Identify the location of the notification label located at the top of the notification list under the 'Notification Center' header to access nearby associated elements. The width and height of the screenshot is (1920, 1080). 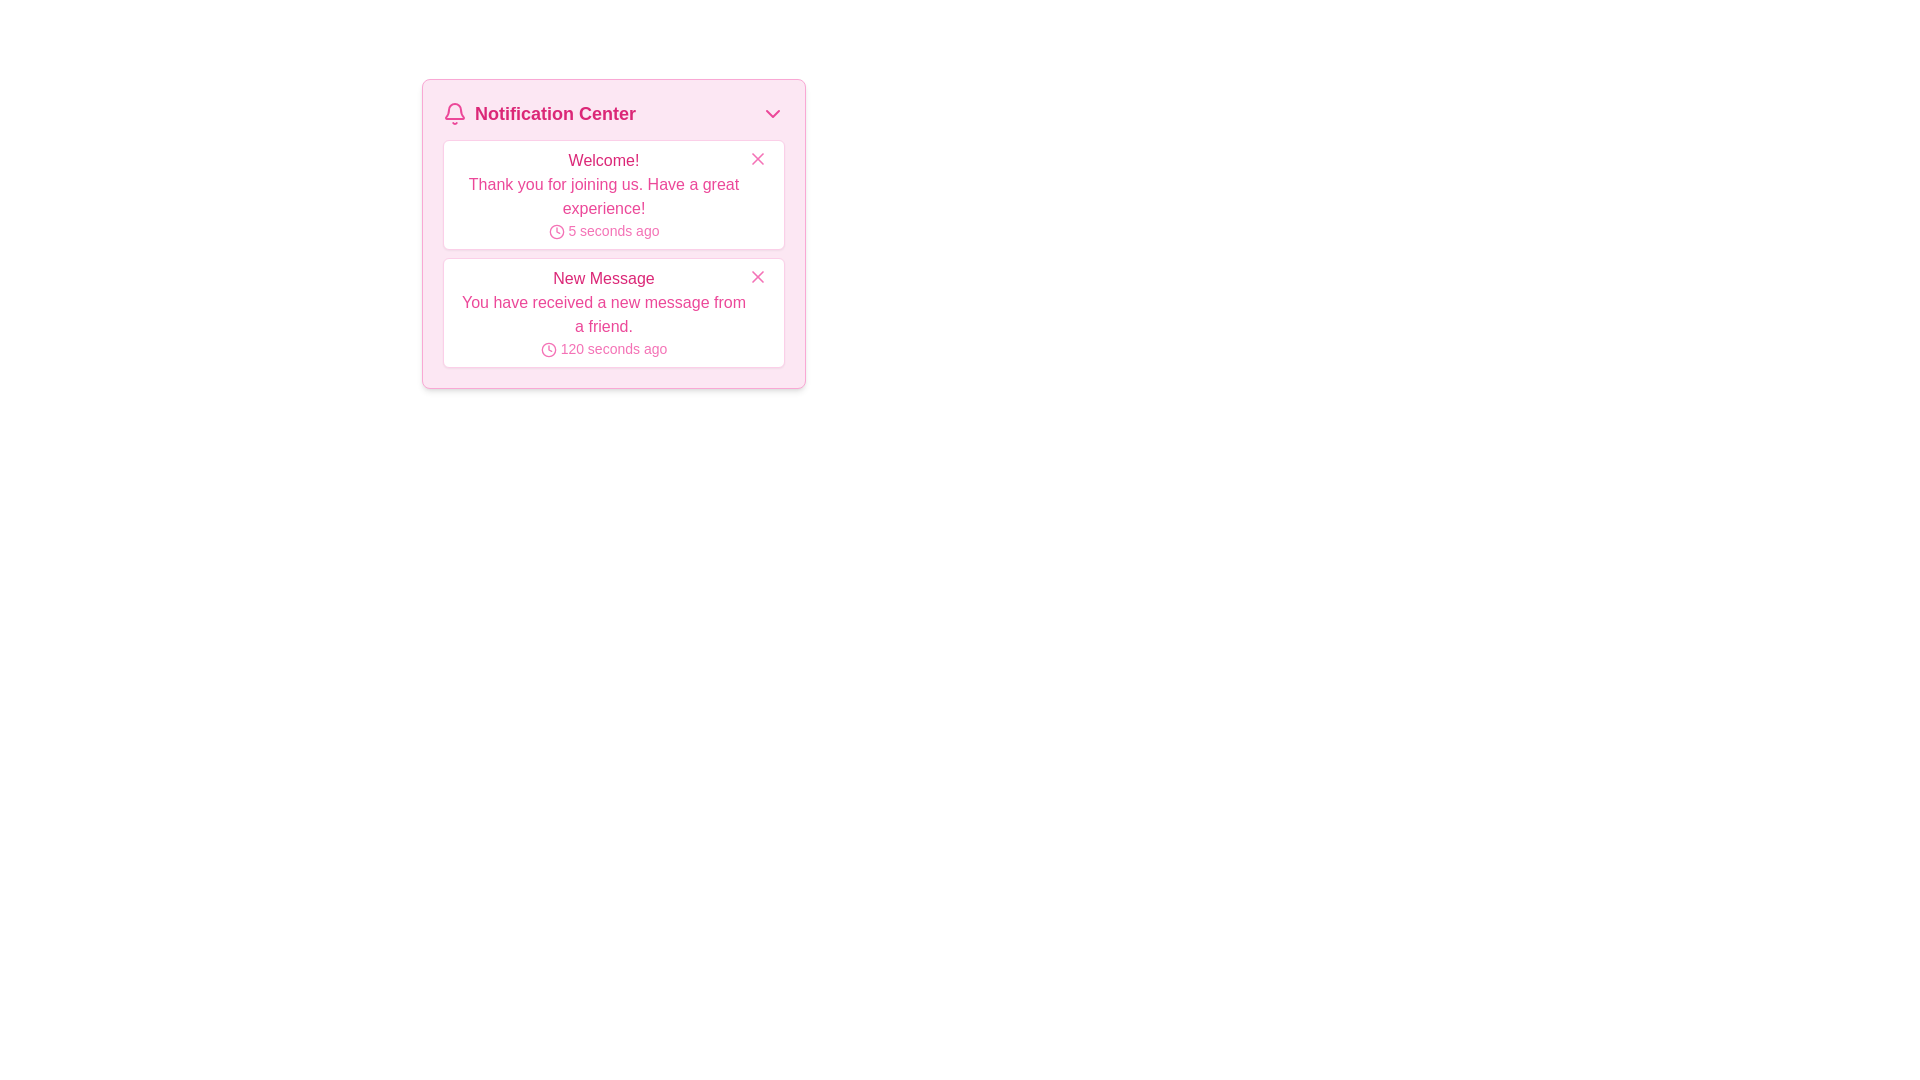
(603, 160).